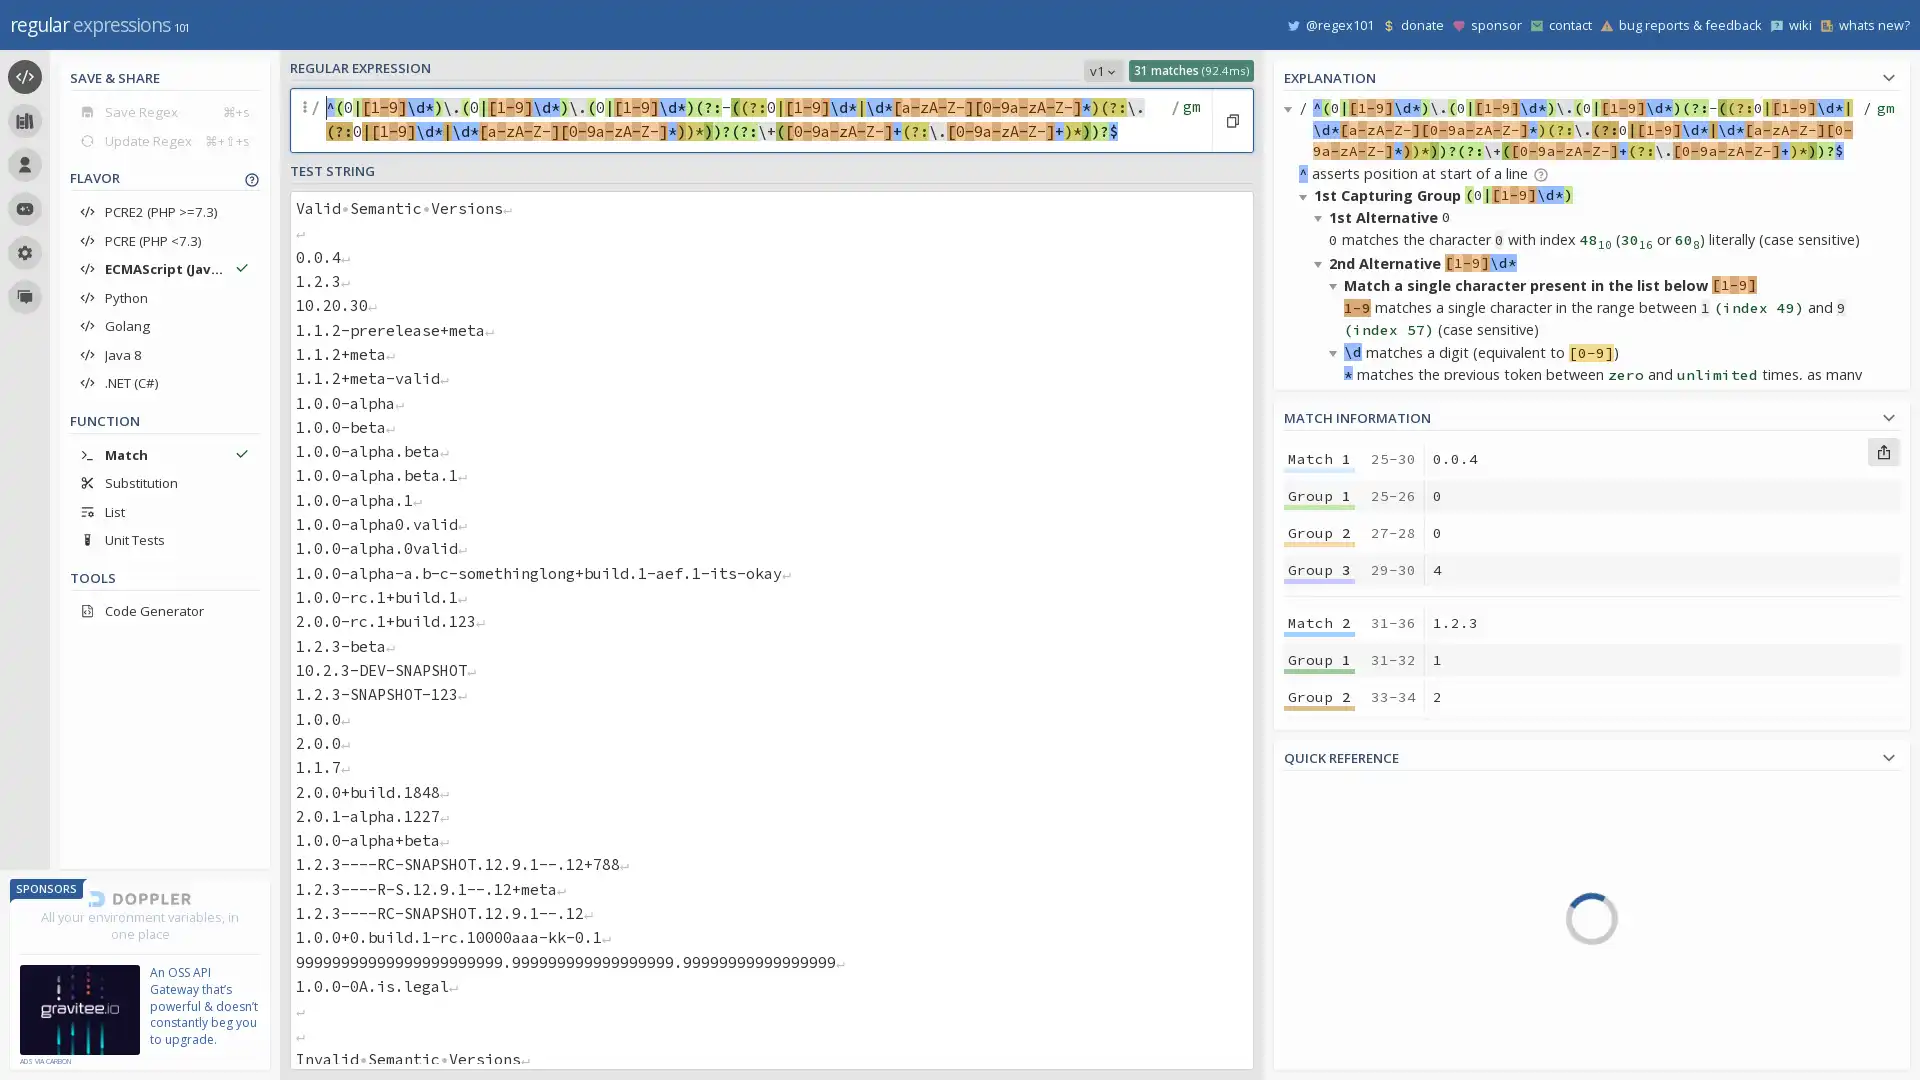  Describe the element at coordinates (164, 454) in the screenshot. I see `Match` at that location.